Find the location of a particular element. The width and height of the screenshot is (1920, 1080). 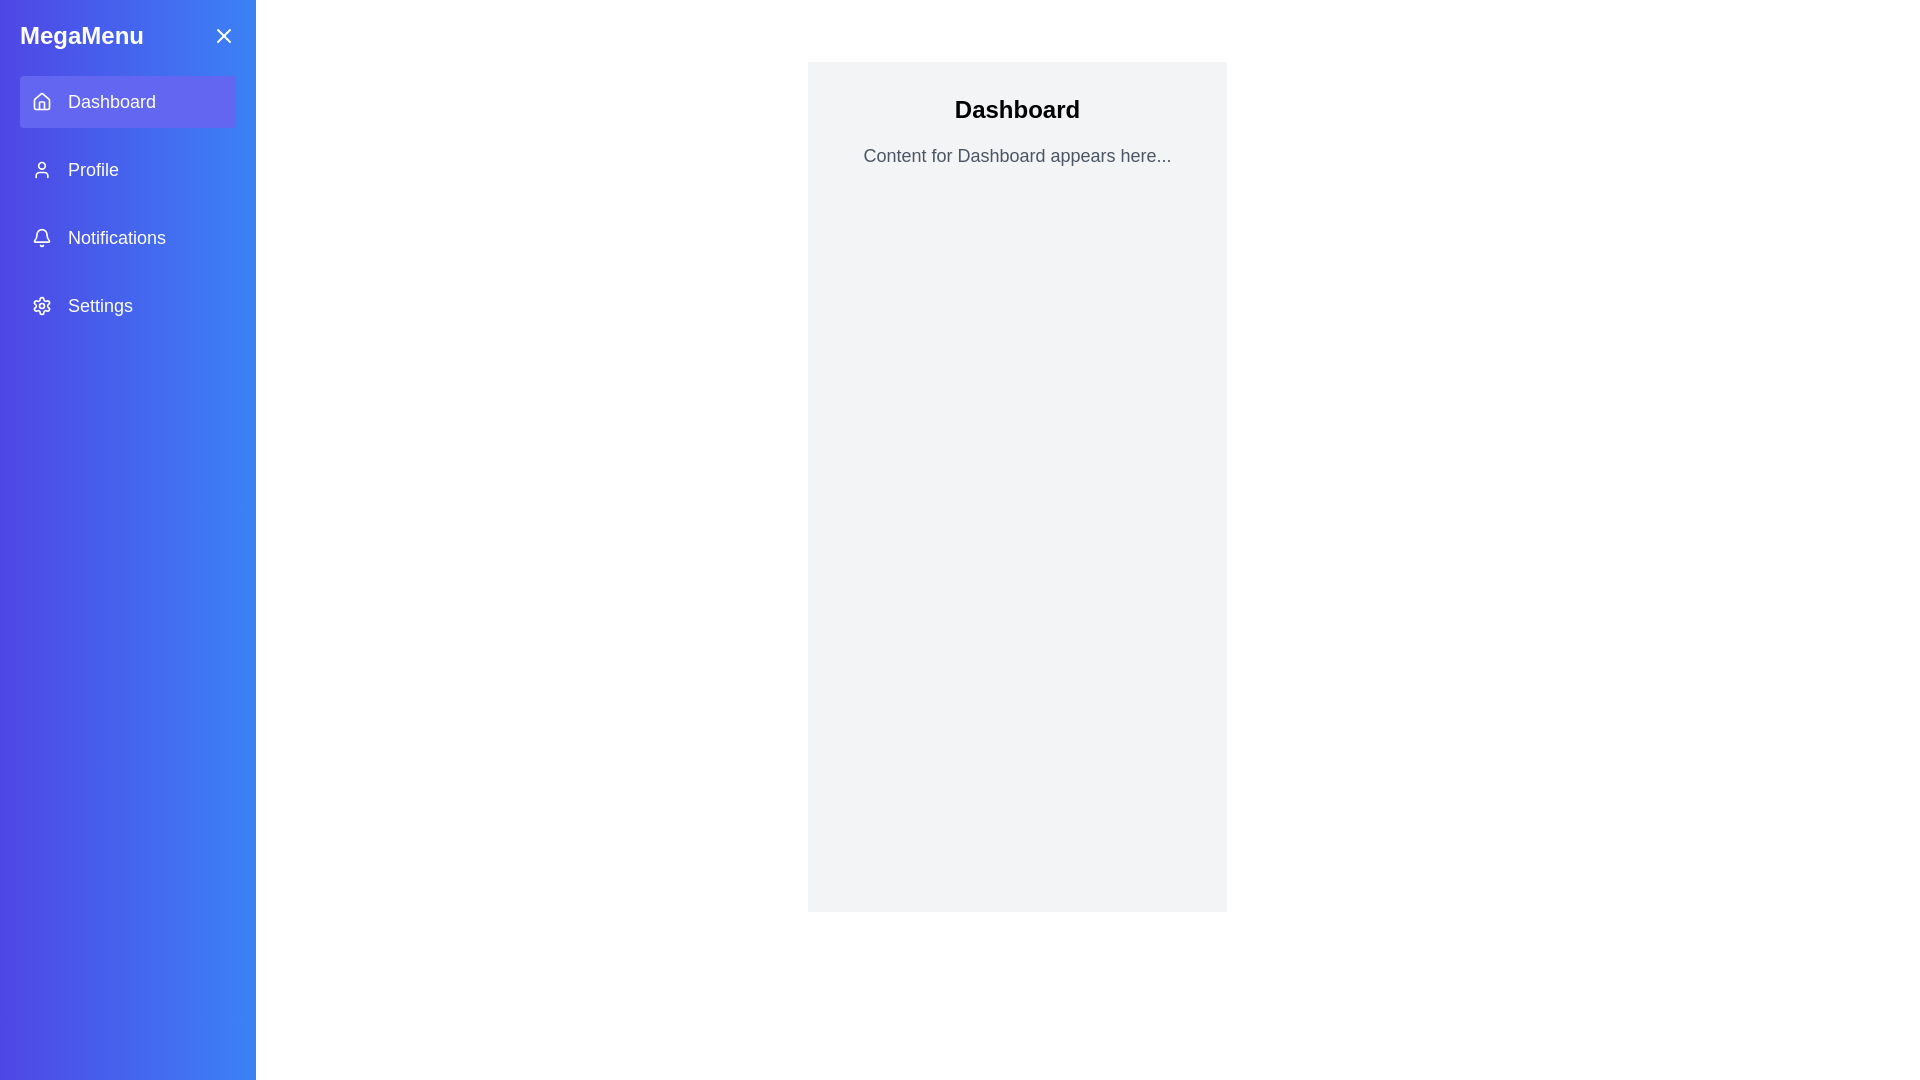

the text label that serves as the title for the sidebar navigation menu, located at the top-left corner of the gradient blue sidebar is located at coordinates (80, 35).